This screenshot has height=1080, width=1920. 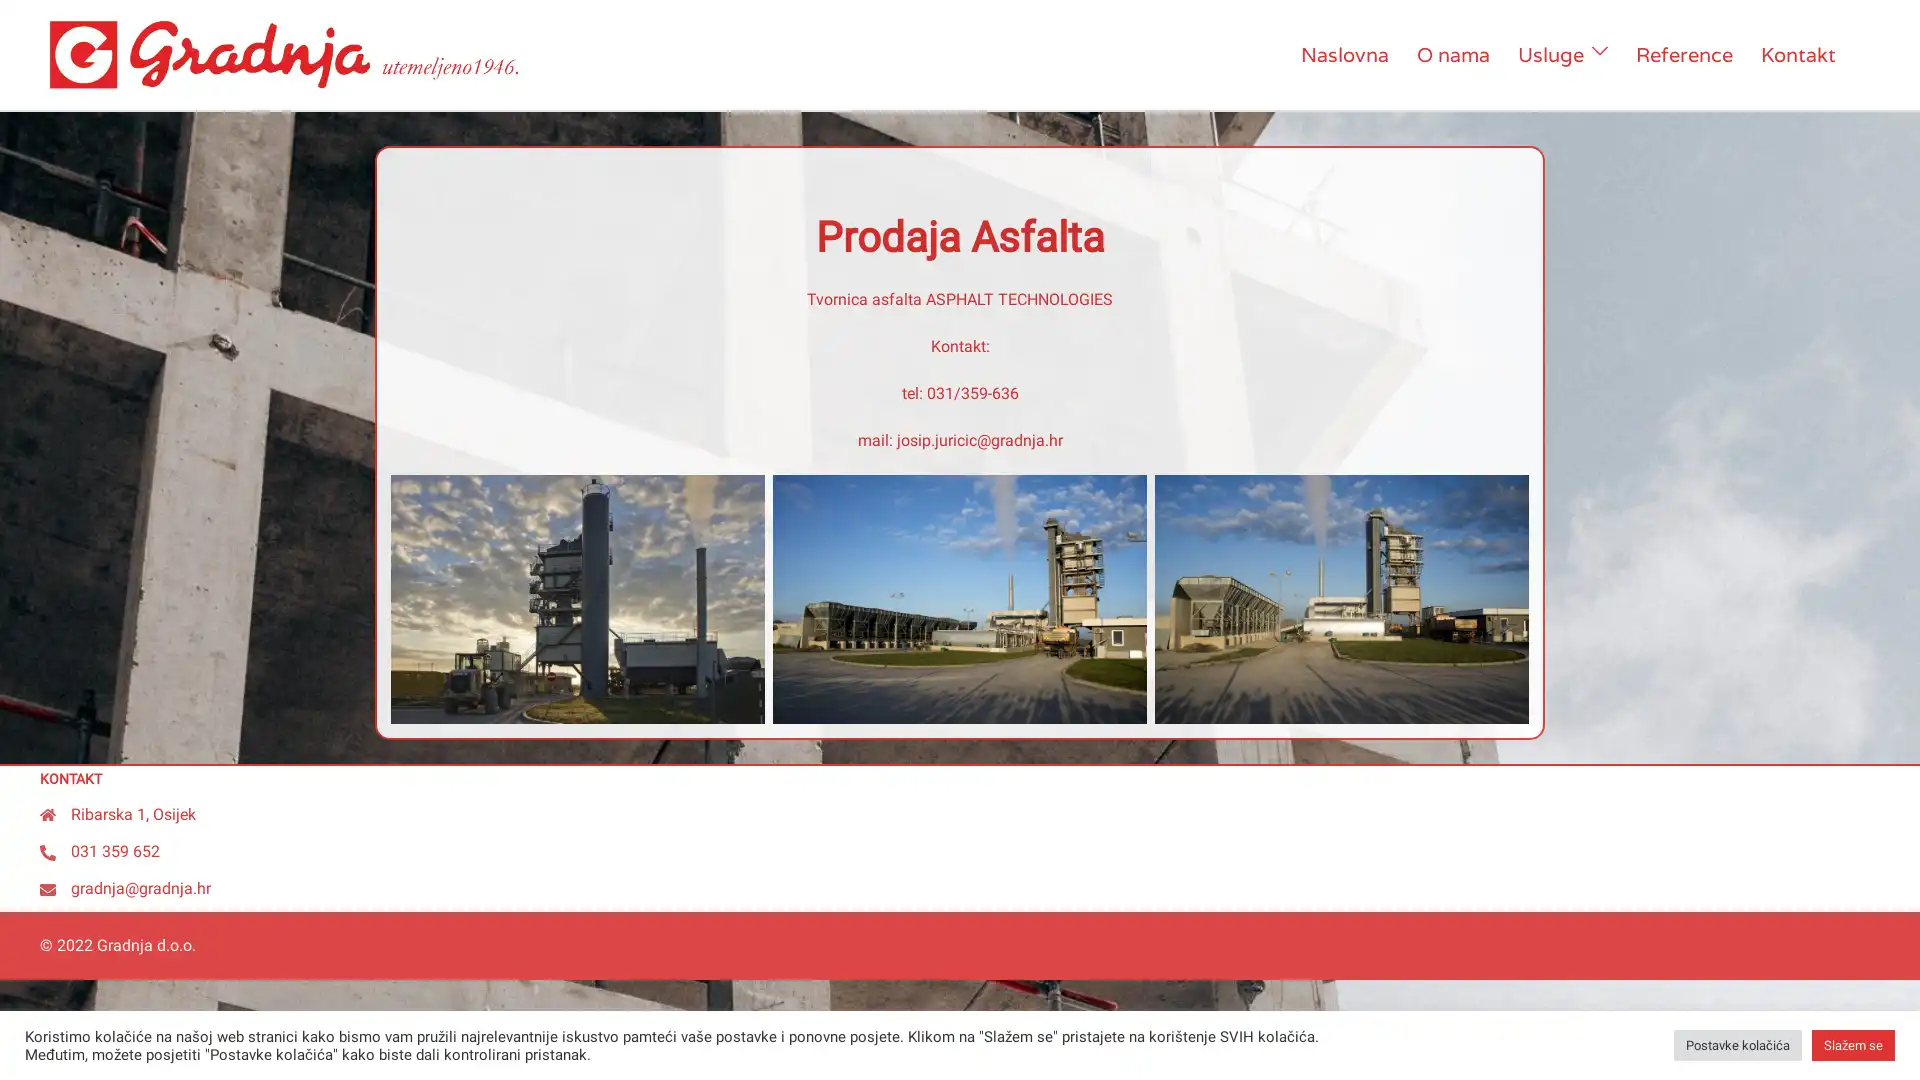 I want to click on Postavke kolacica, so click(x=1736, y=1044).